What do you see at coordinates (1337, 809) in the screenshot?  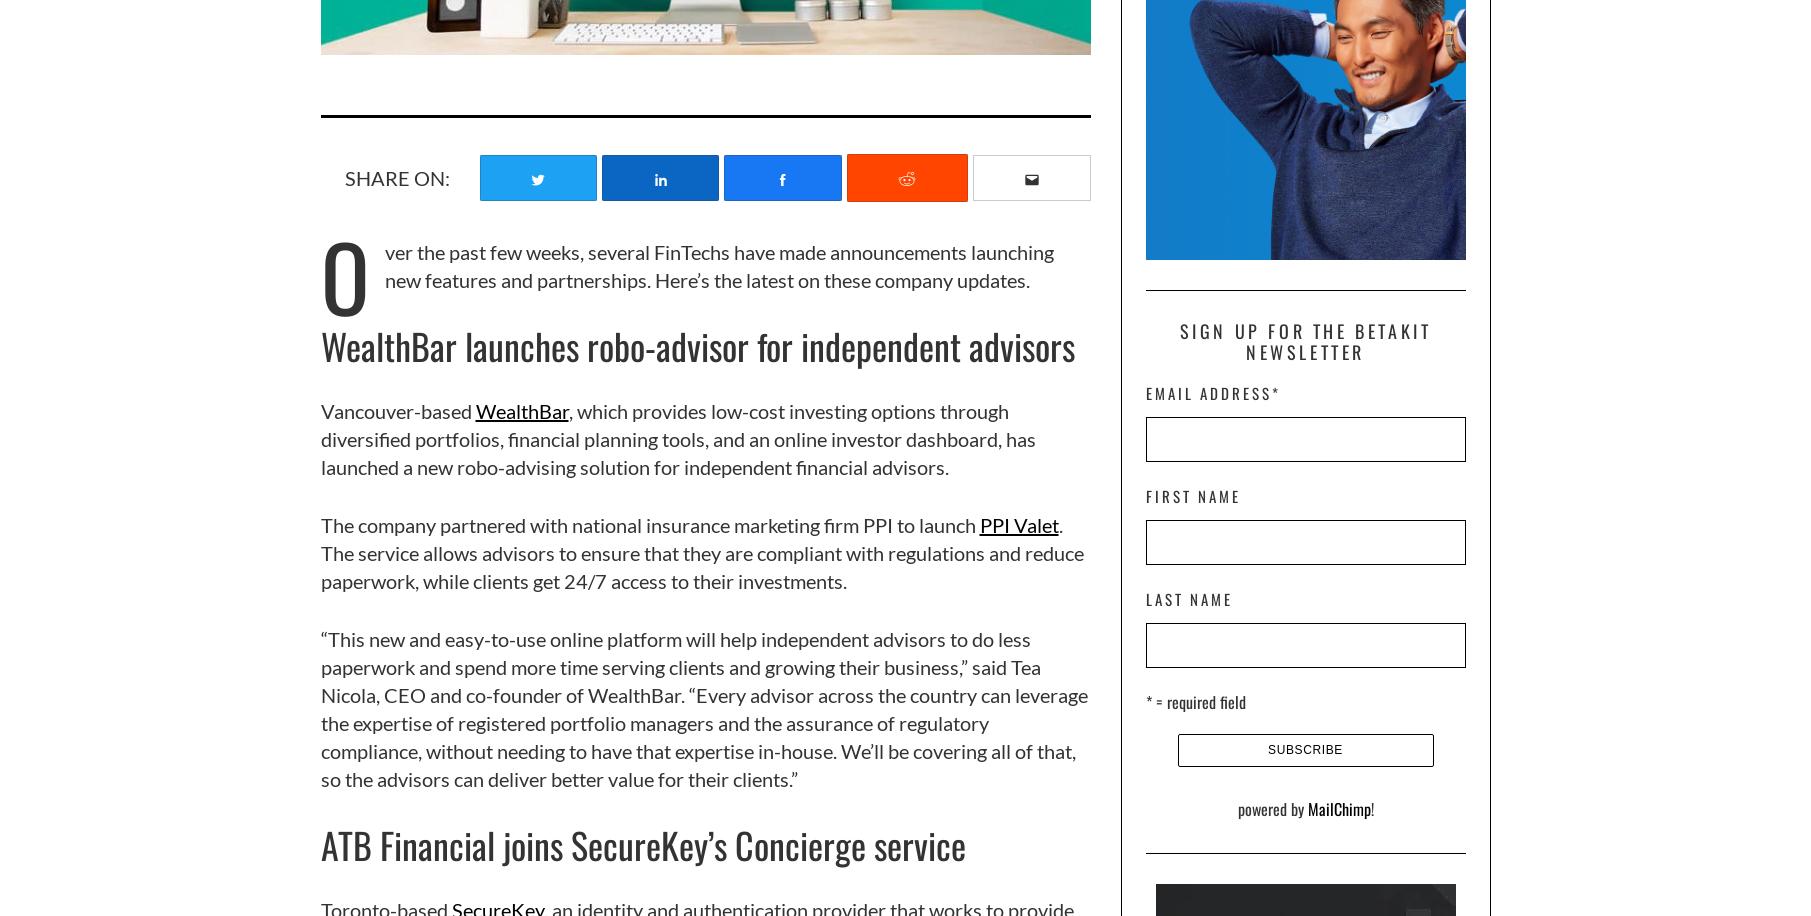 I see `'MailChimp'` at bounding box center [1337, 809].